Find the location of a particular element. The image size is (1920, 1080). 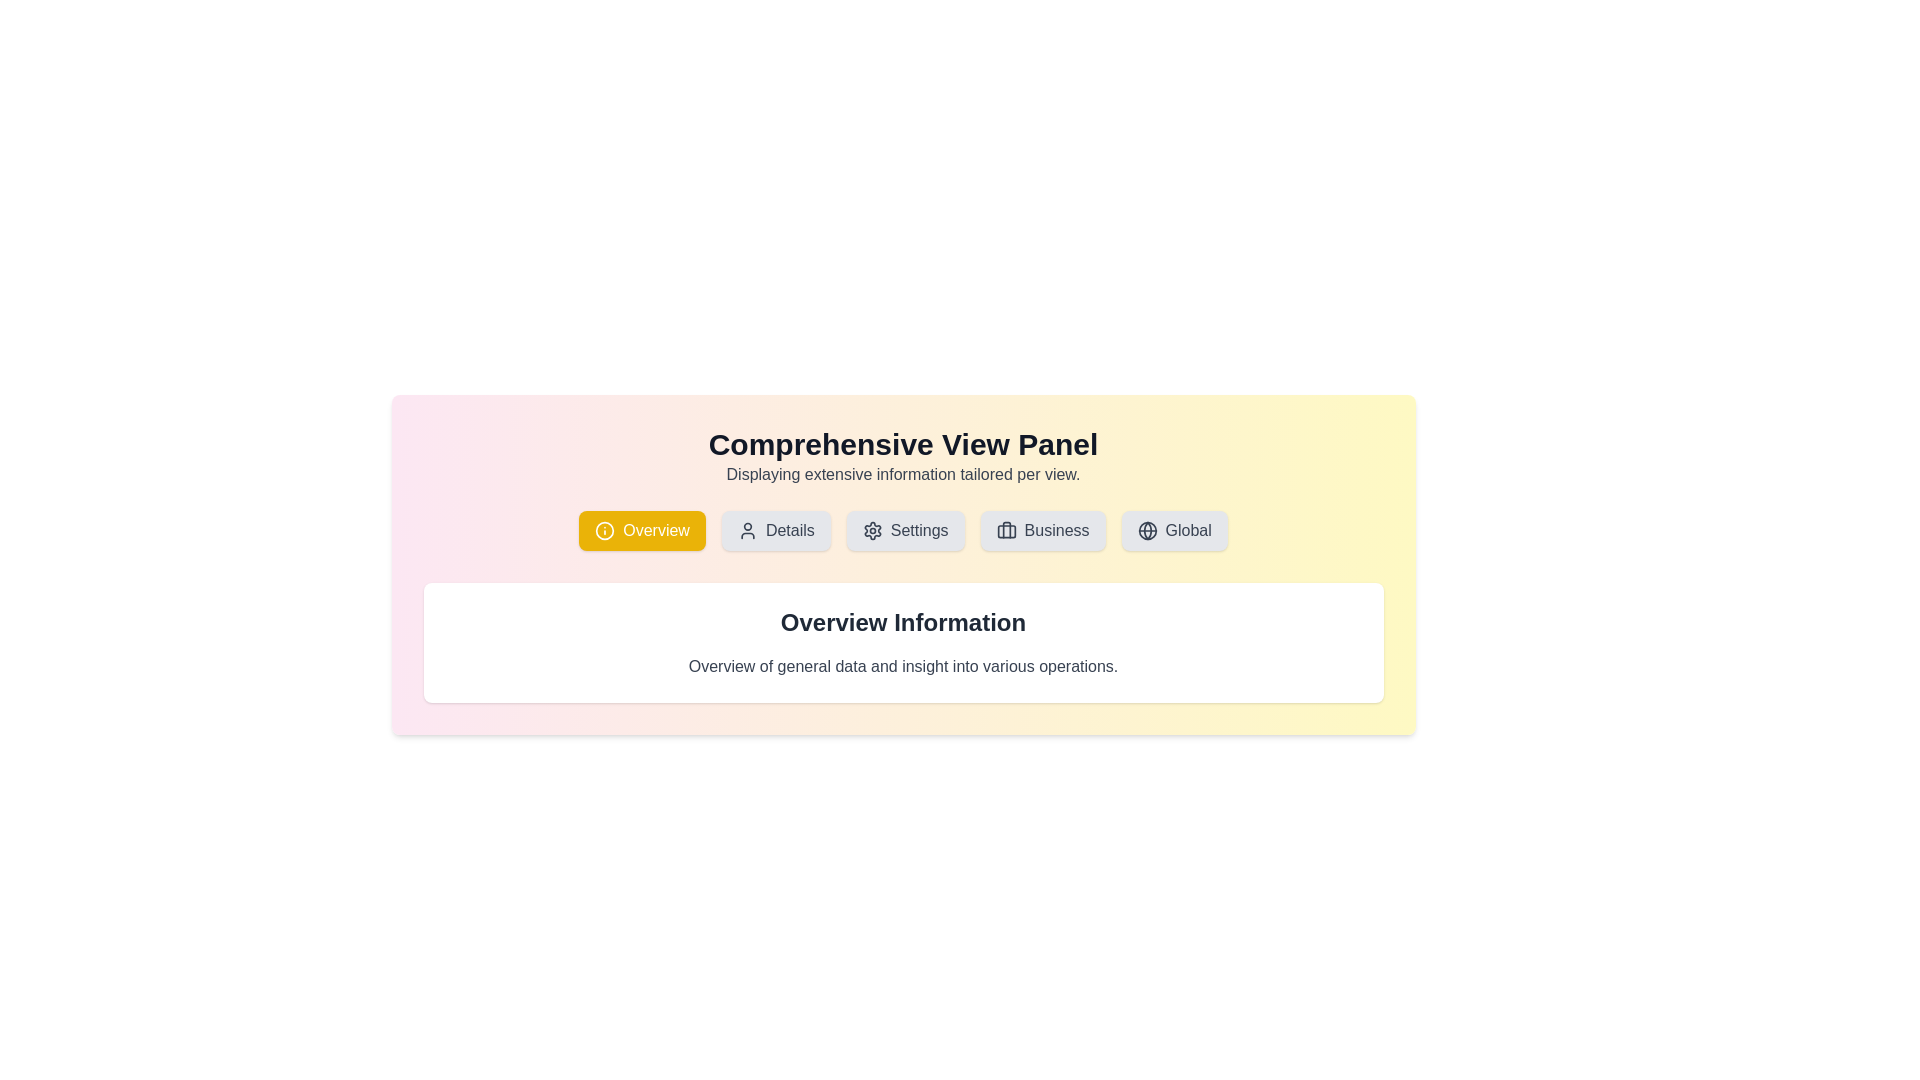

the 'Global' button icon located in the top-right section of the interface, which serves as a visual representation for global functions is located at coordinates (1147, 530).